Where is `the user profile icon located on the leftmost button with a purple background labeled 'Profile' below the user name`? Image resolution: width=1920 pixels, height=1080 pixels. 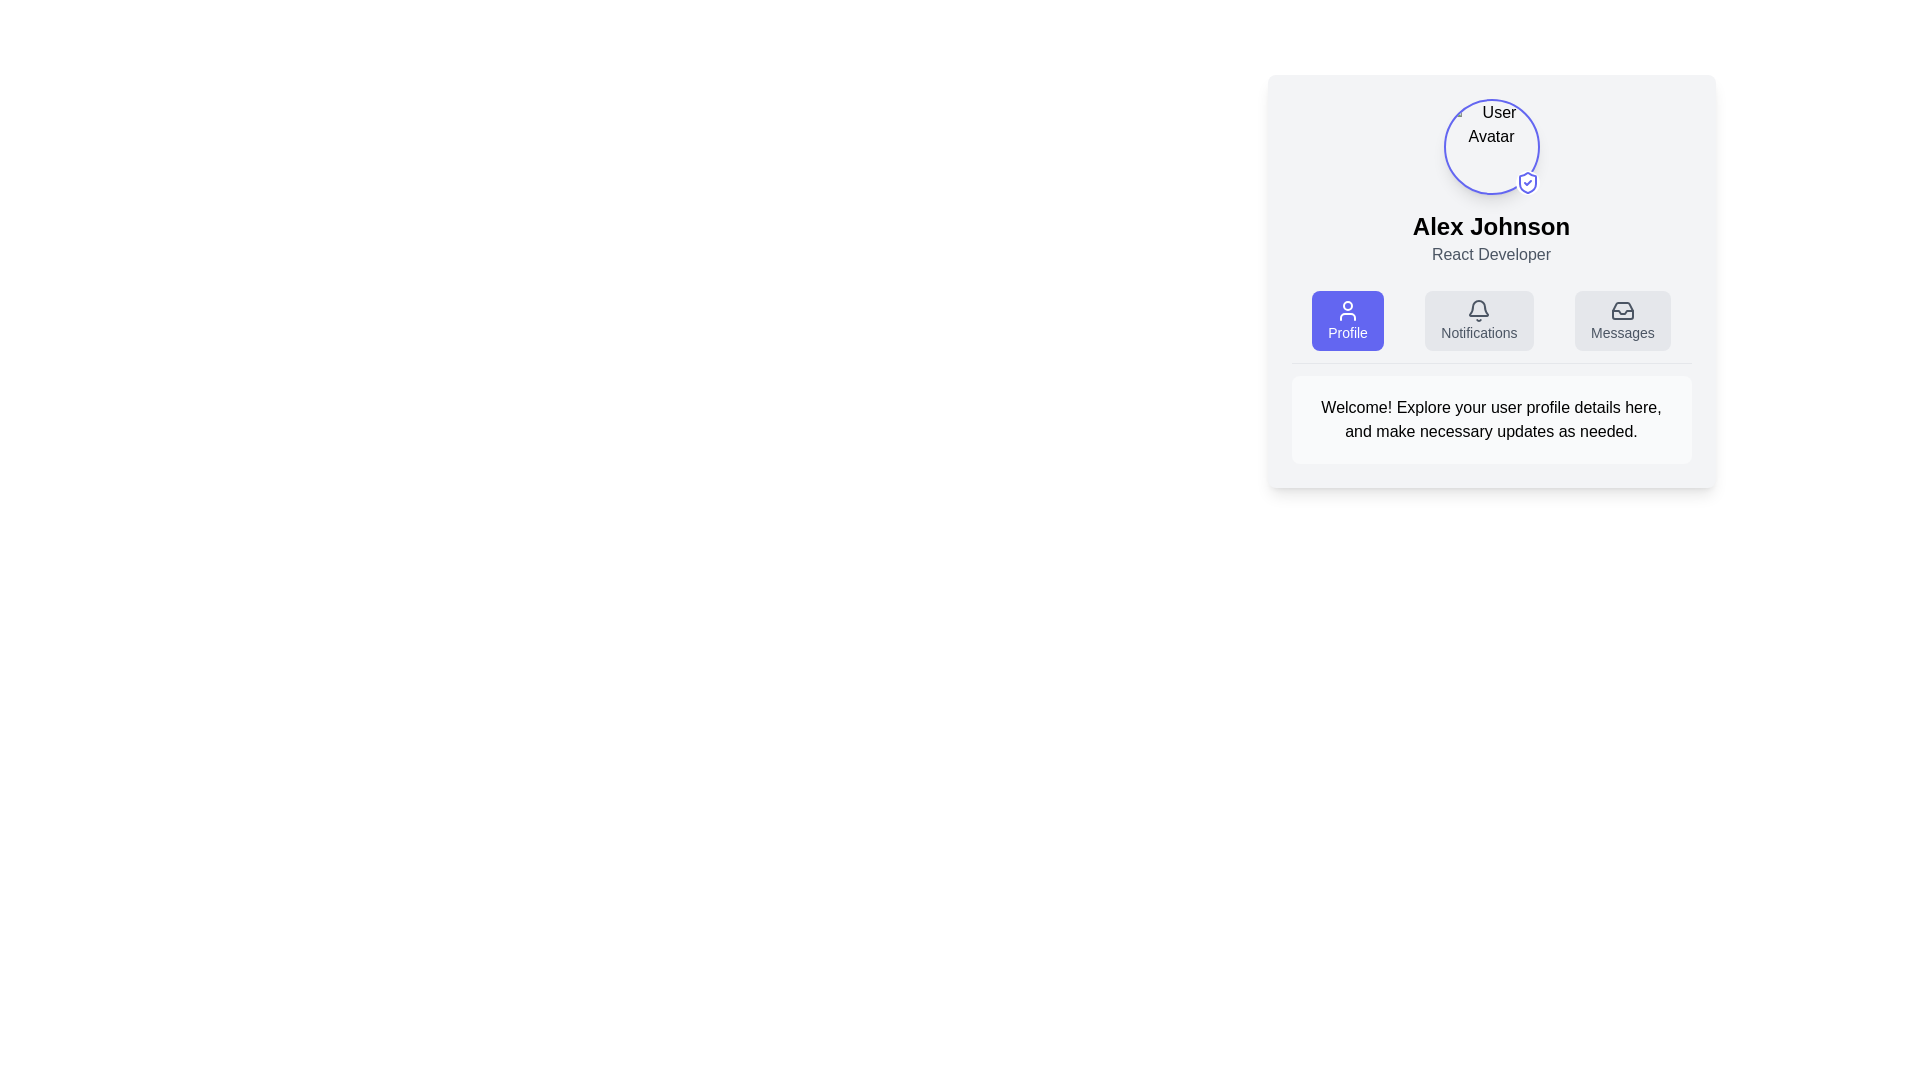 the user profile icon located on the leftmost button with a purple background labeled 'Profile' below the user name is located at coordinates (1348, 311).